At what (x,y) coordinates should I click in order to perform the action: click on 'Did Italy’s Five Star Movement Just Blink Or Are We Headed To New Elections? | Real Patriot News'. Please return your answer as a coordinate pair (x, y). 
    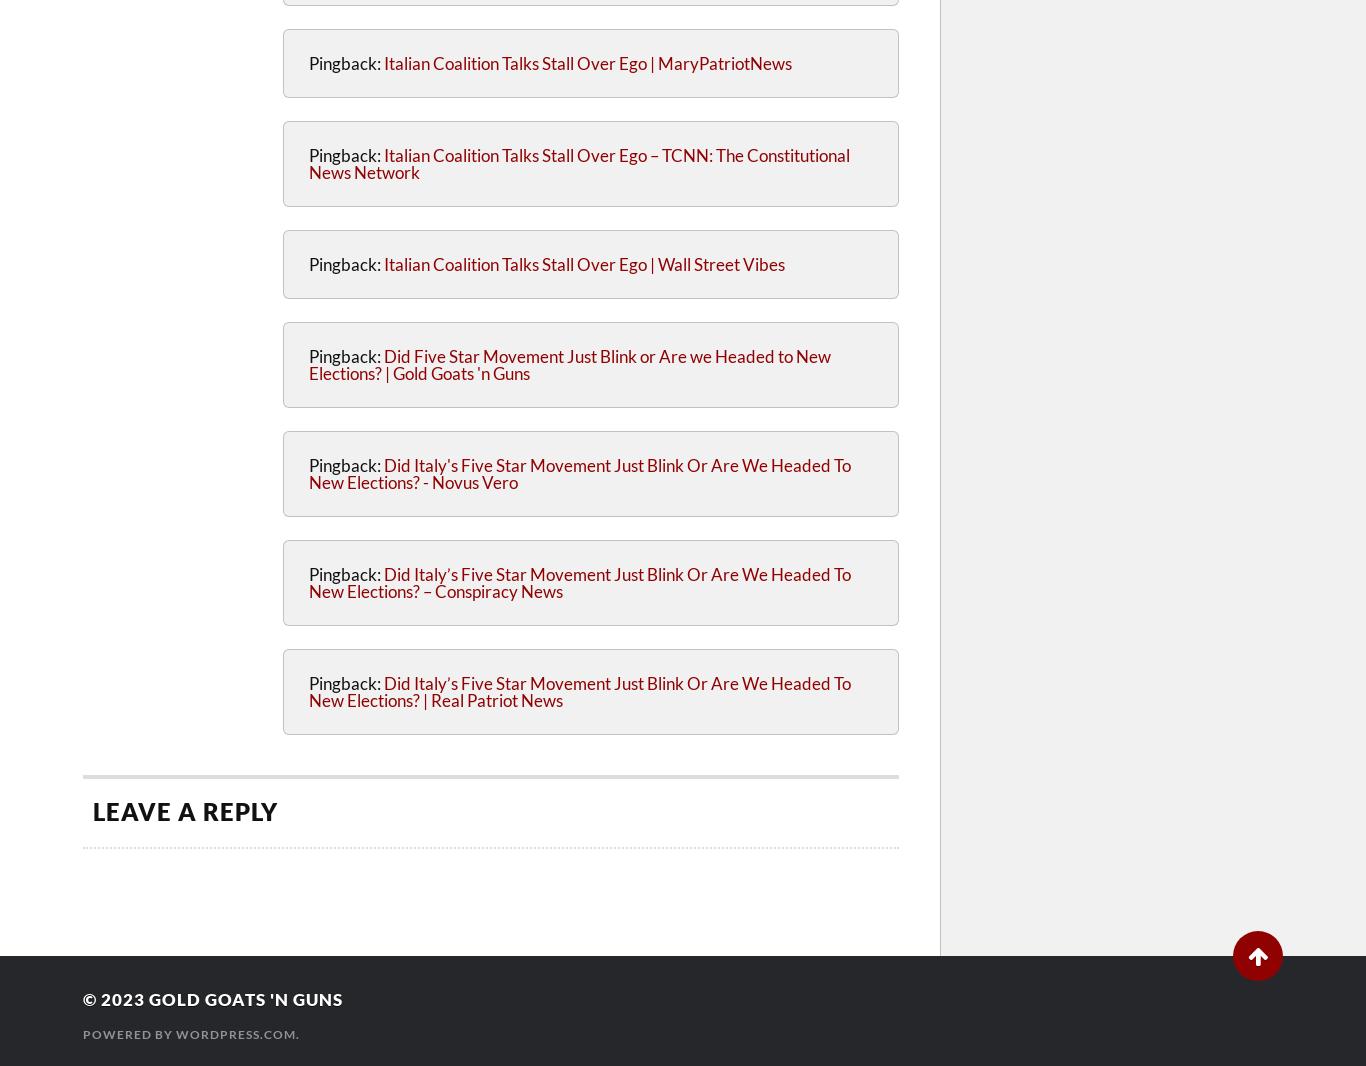
    Looking at the image, I should click on (579, 691).